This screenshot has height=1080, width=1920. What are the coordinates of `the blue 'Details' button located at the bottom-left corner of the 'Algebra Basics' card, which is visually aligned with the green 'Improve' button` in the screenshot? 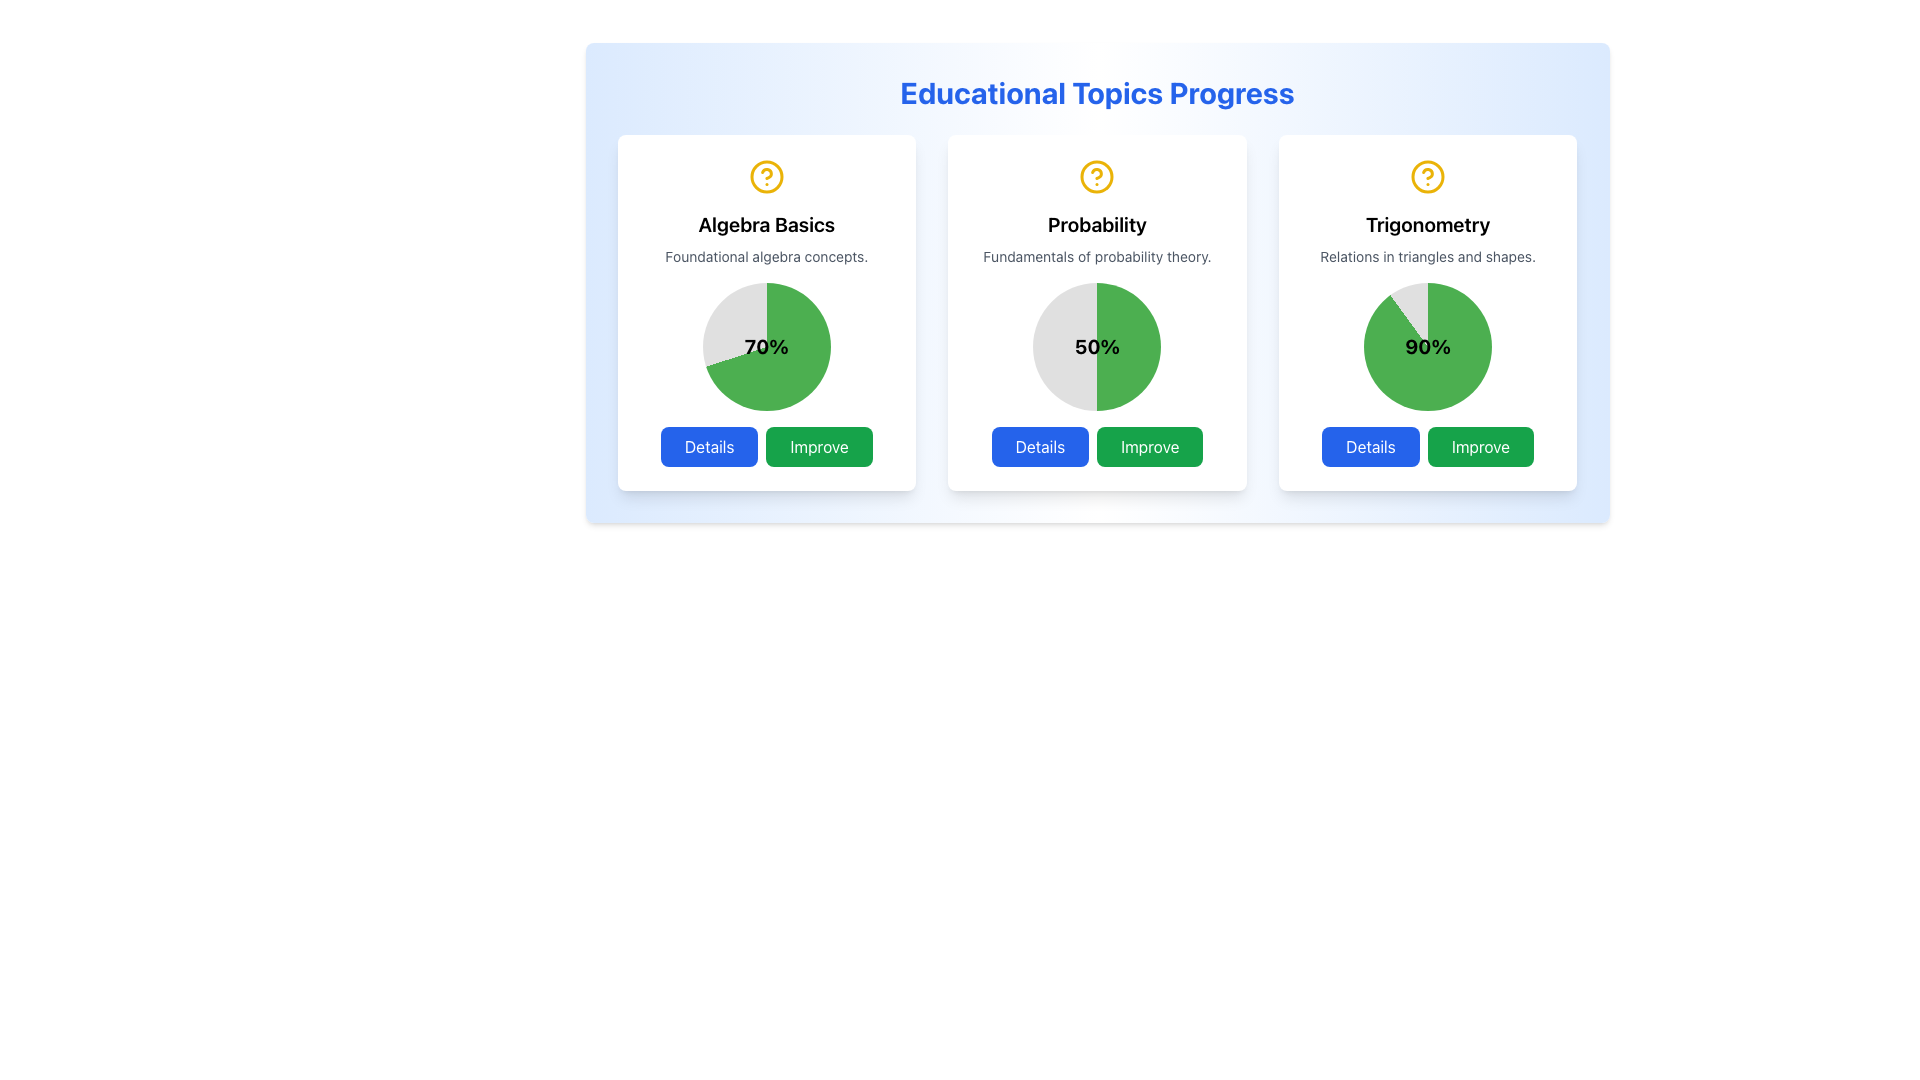 It's located at (709, 446).